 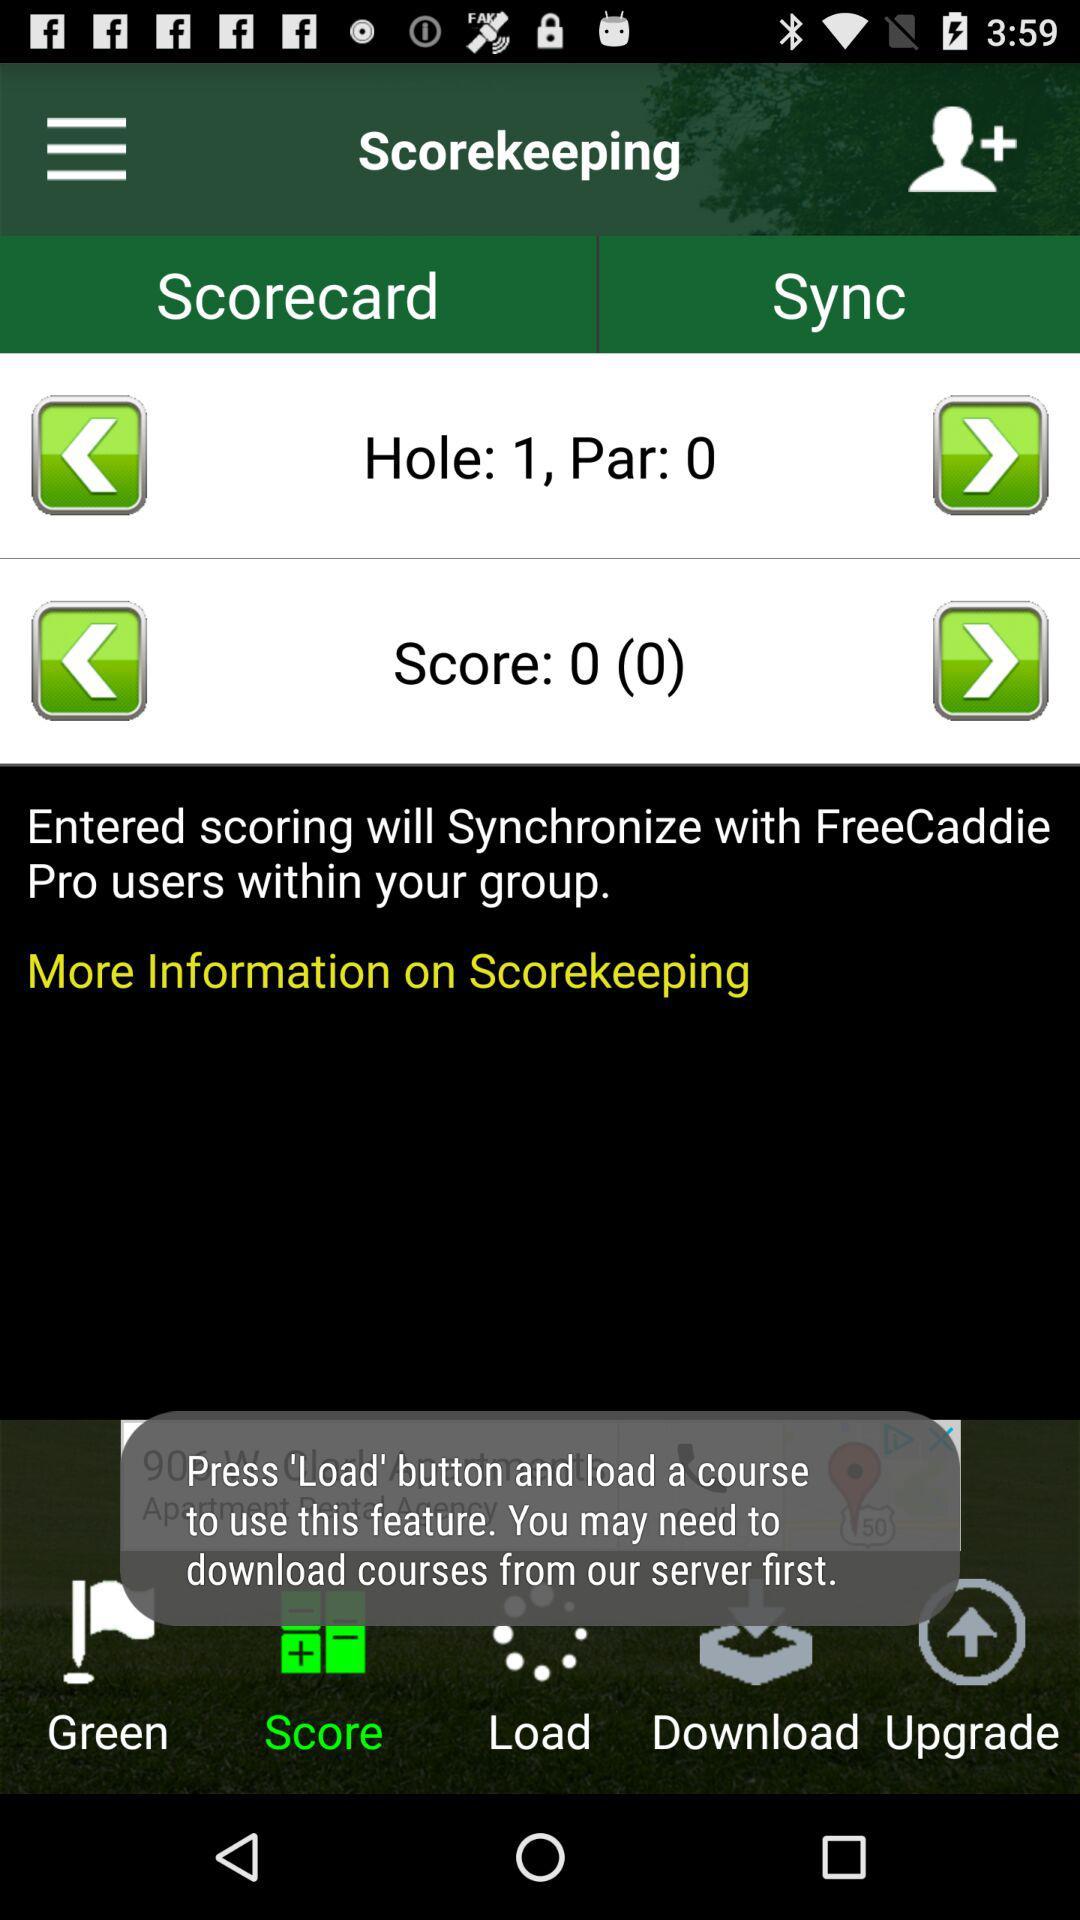 What do you see at coordinates (991, 661) in the screenshot?
I see `the button which is next to the score 00` at bounding box center [991, 661].